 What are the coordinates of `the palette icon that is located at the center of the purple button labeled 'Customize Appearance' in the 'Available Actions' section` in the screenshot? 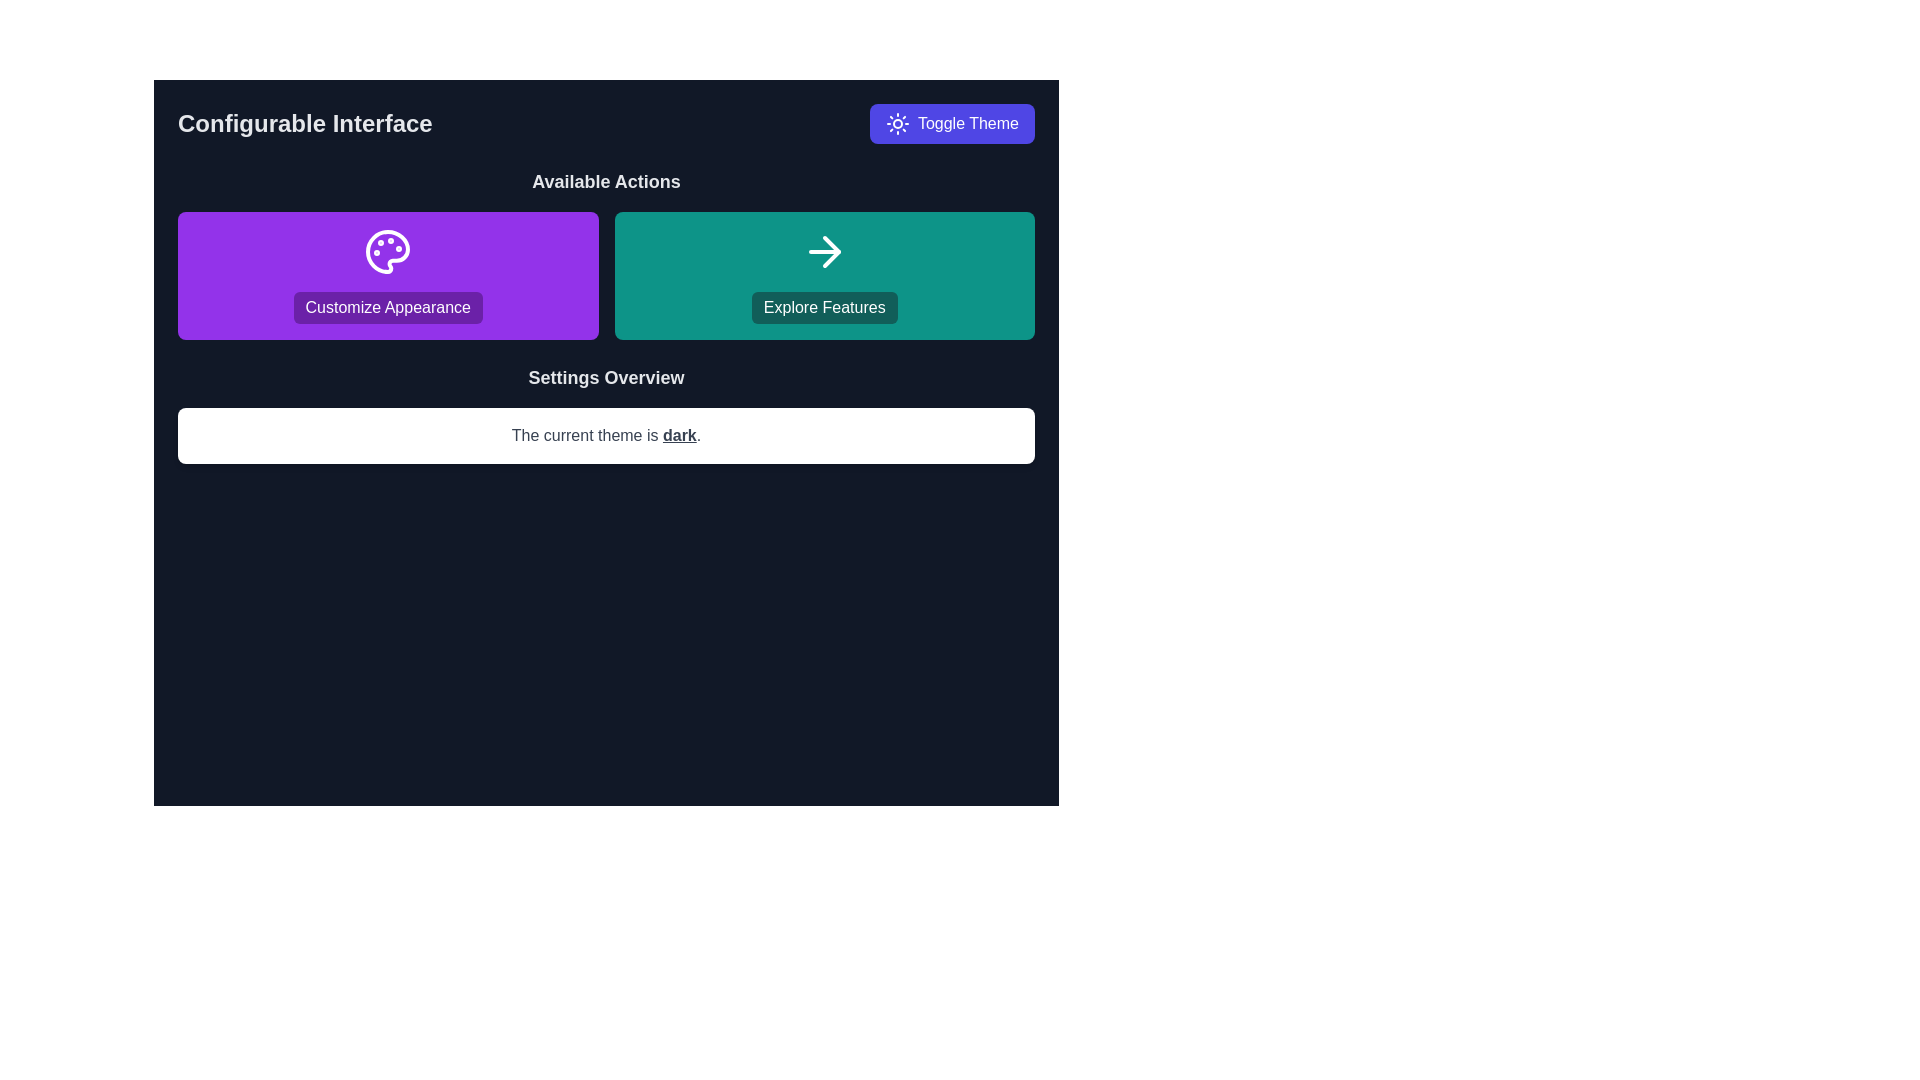 It's located at (388, 250).